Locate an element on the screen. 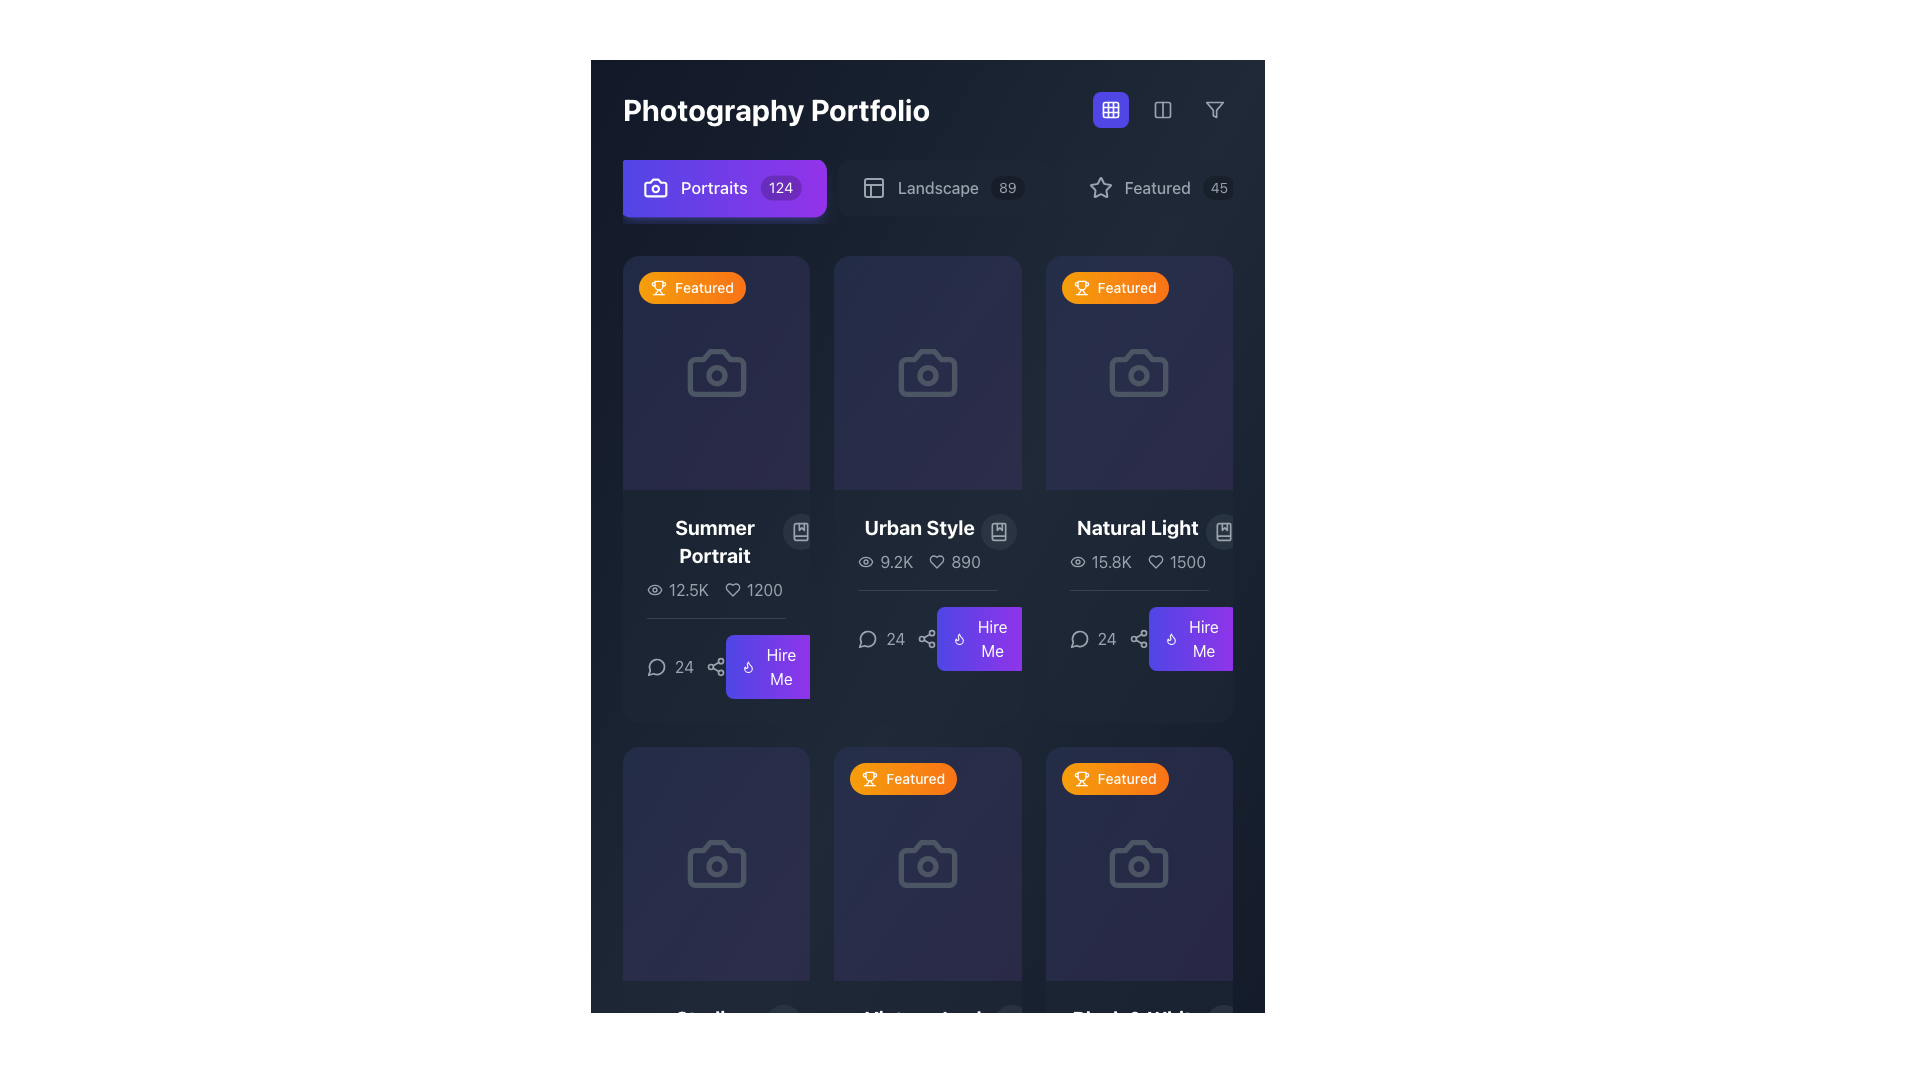 The width and height of the screenshot is (1920, 1080). the trophy icon element within the highlighted badge that has a 'Featured' label, located at the top-left corner of the card is located at coordinates (870, 778).